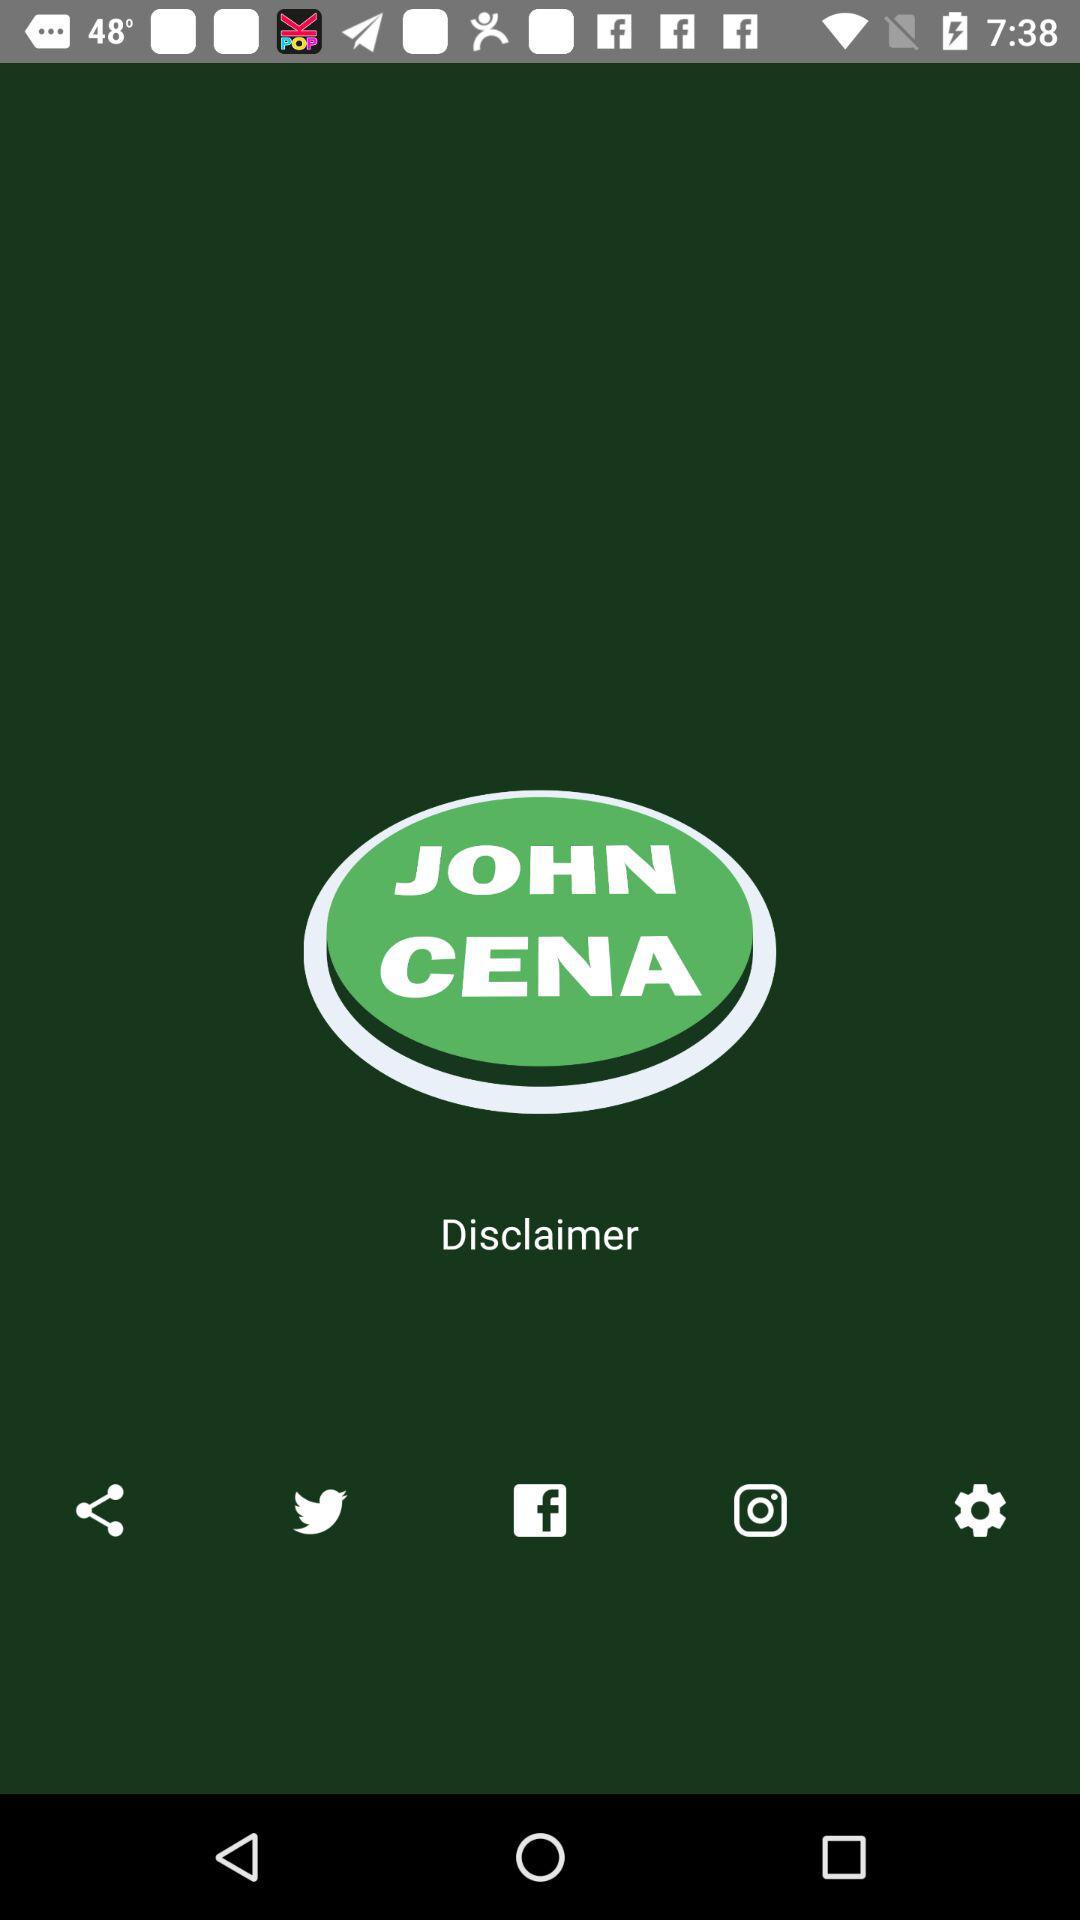  I want to click on the facebook icon, so click(540, 1510).